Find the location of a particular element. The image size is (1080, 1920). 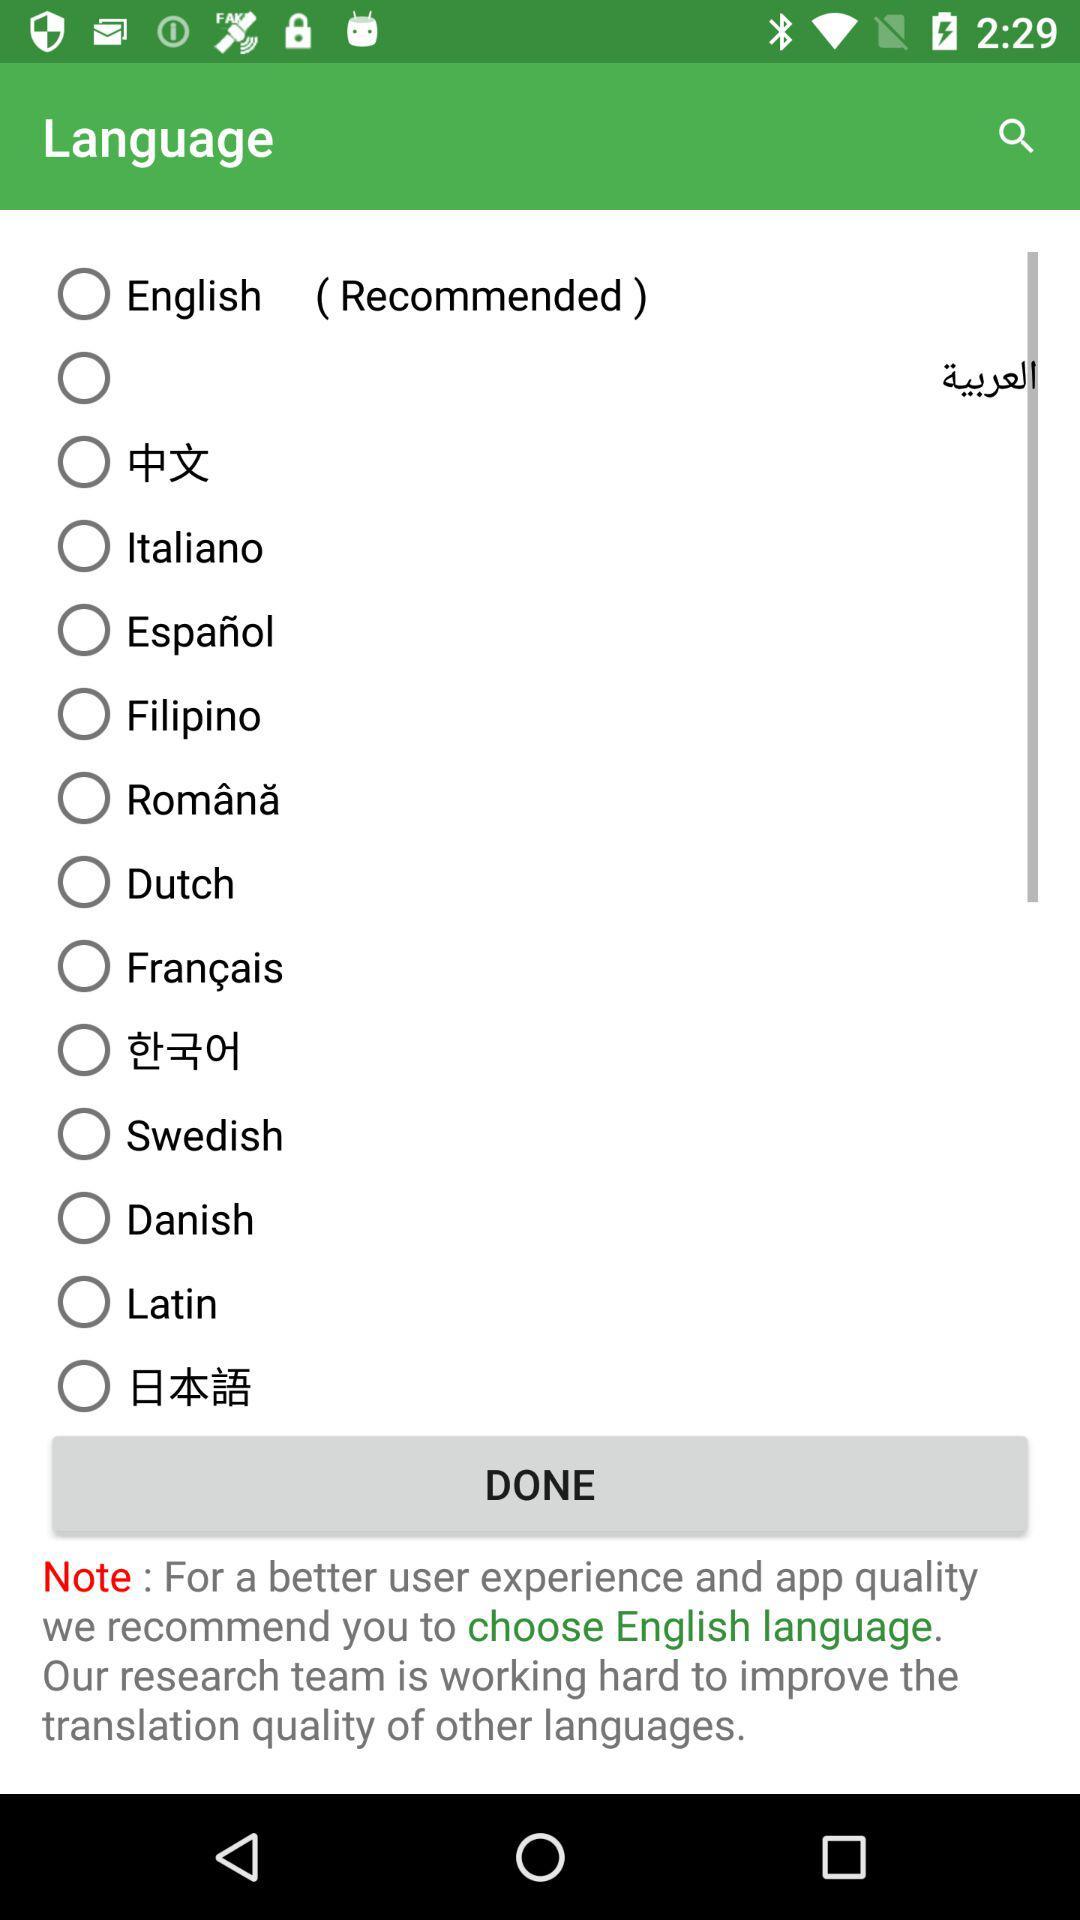

the option below filipino is located at coordinates (540, 796).